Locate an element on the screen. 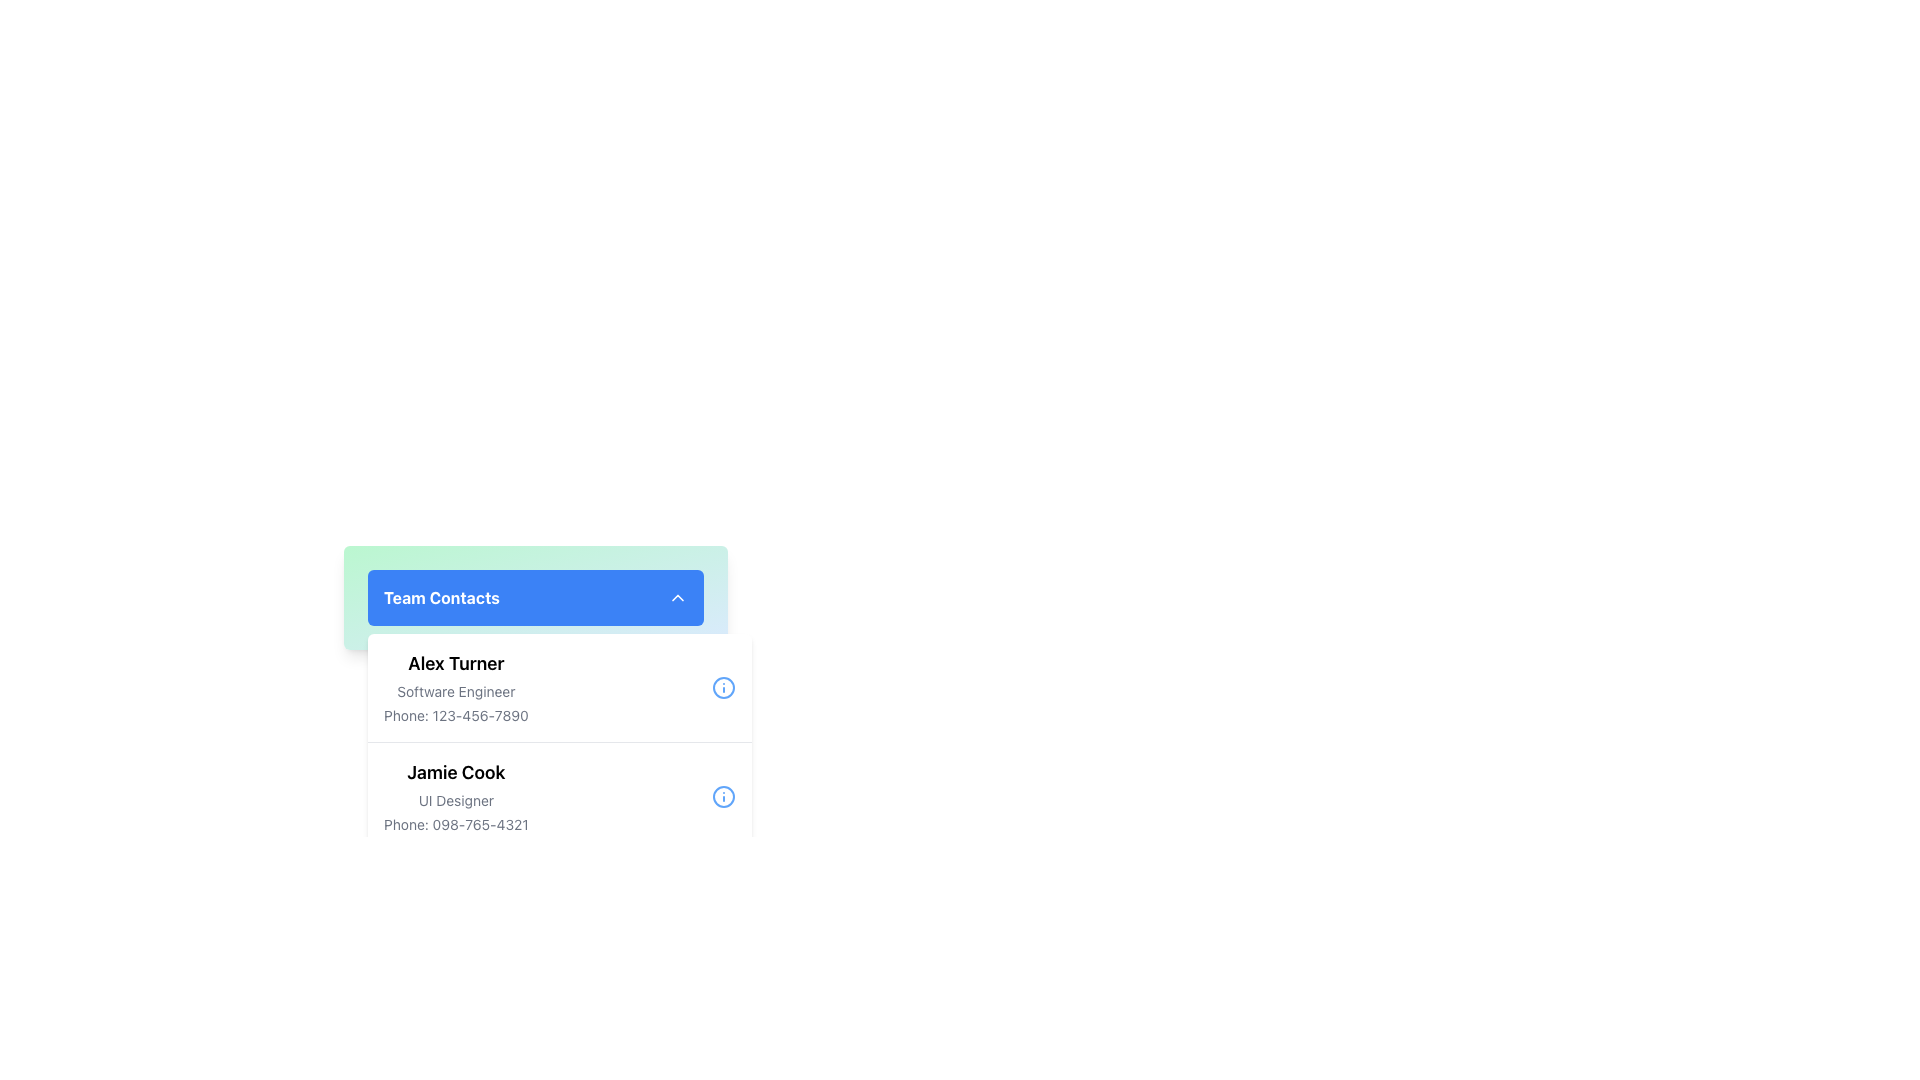  the circular icon with a blue stroke and white fill located to the right of the 'Jamie Cook' user information in the contact card list is located at coordinates (723, 796).